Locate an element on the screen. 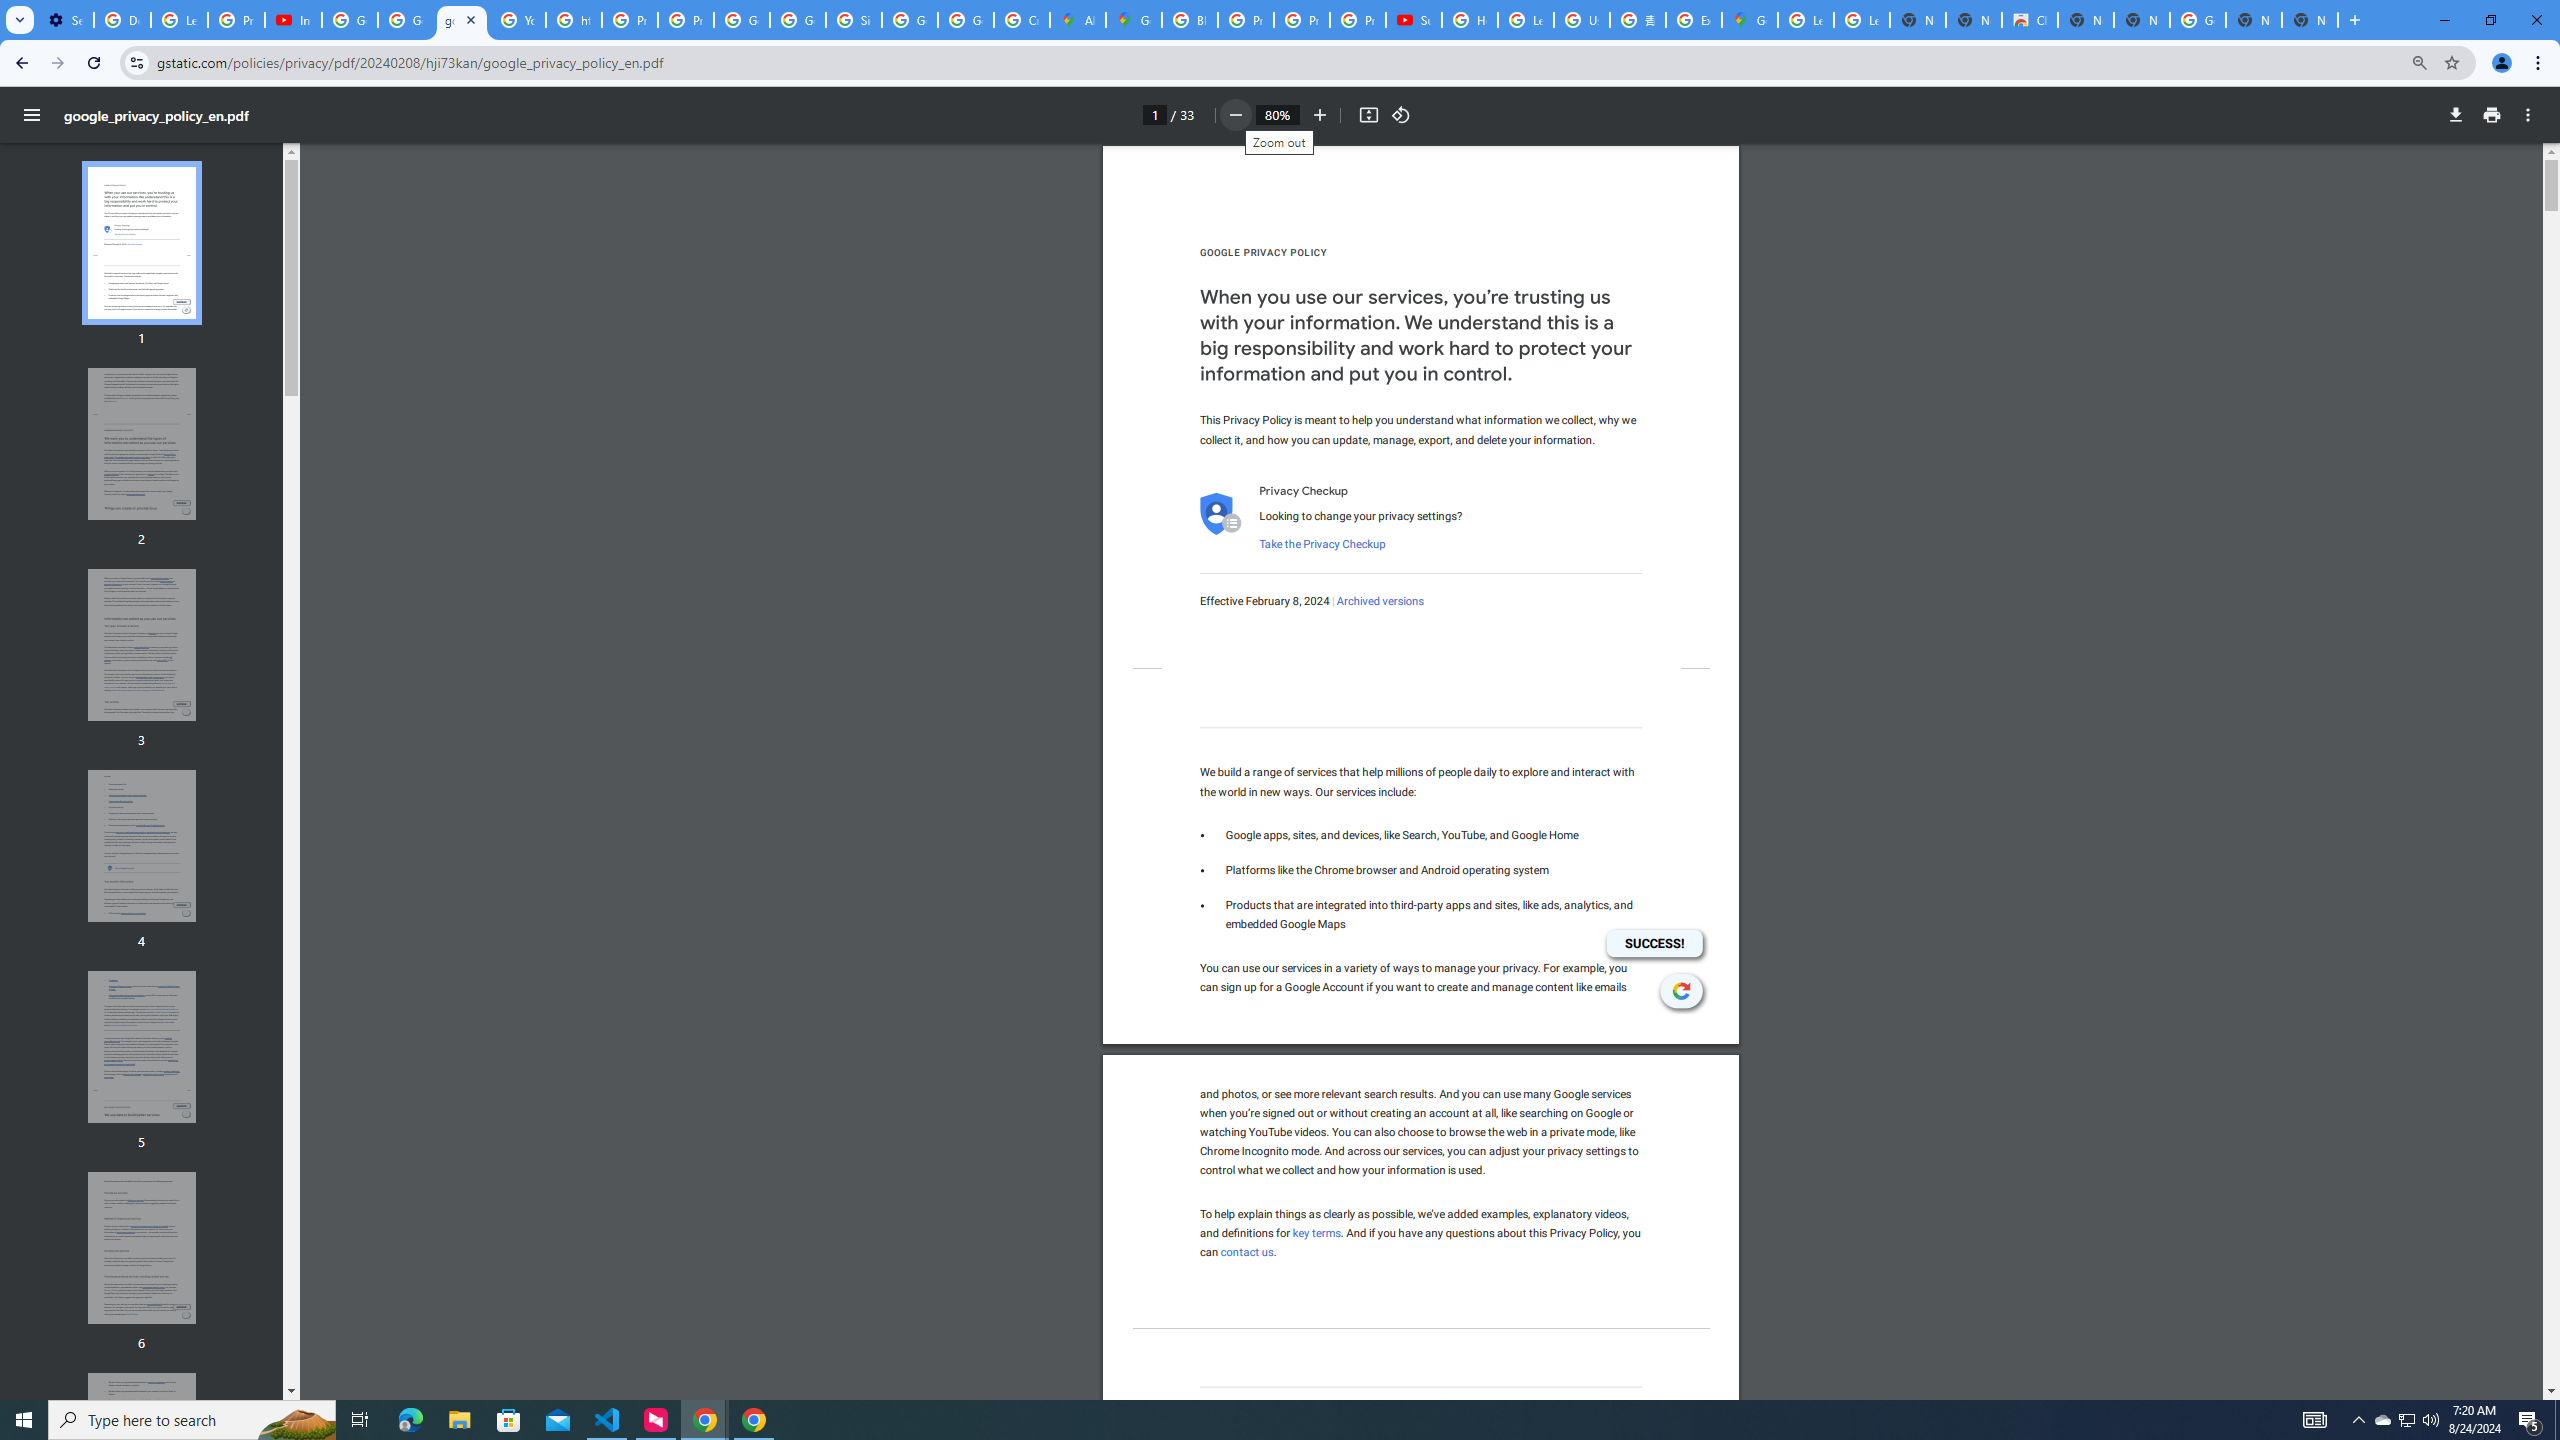 The width and height of the screenshot is (2560, 1440). 'Page number' is located at coordinates (1153, 114).